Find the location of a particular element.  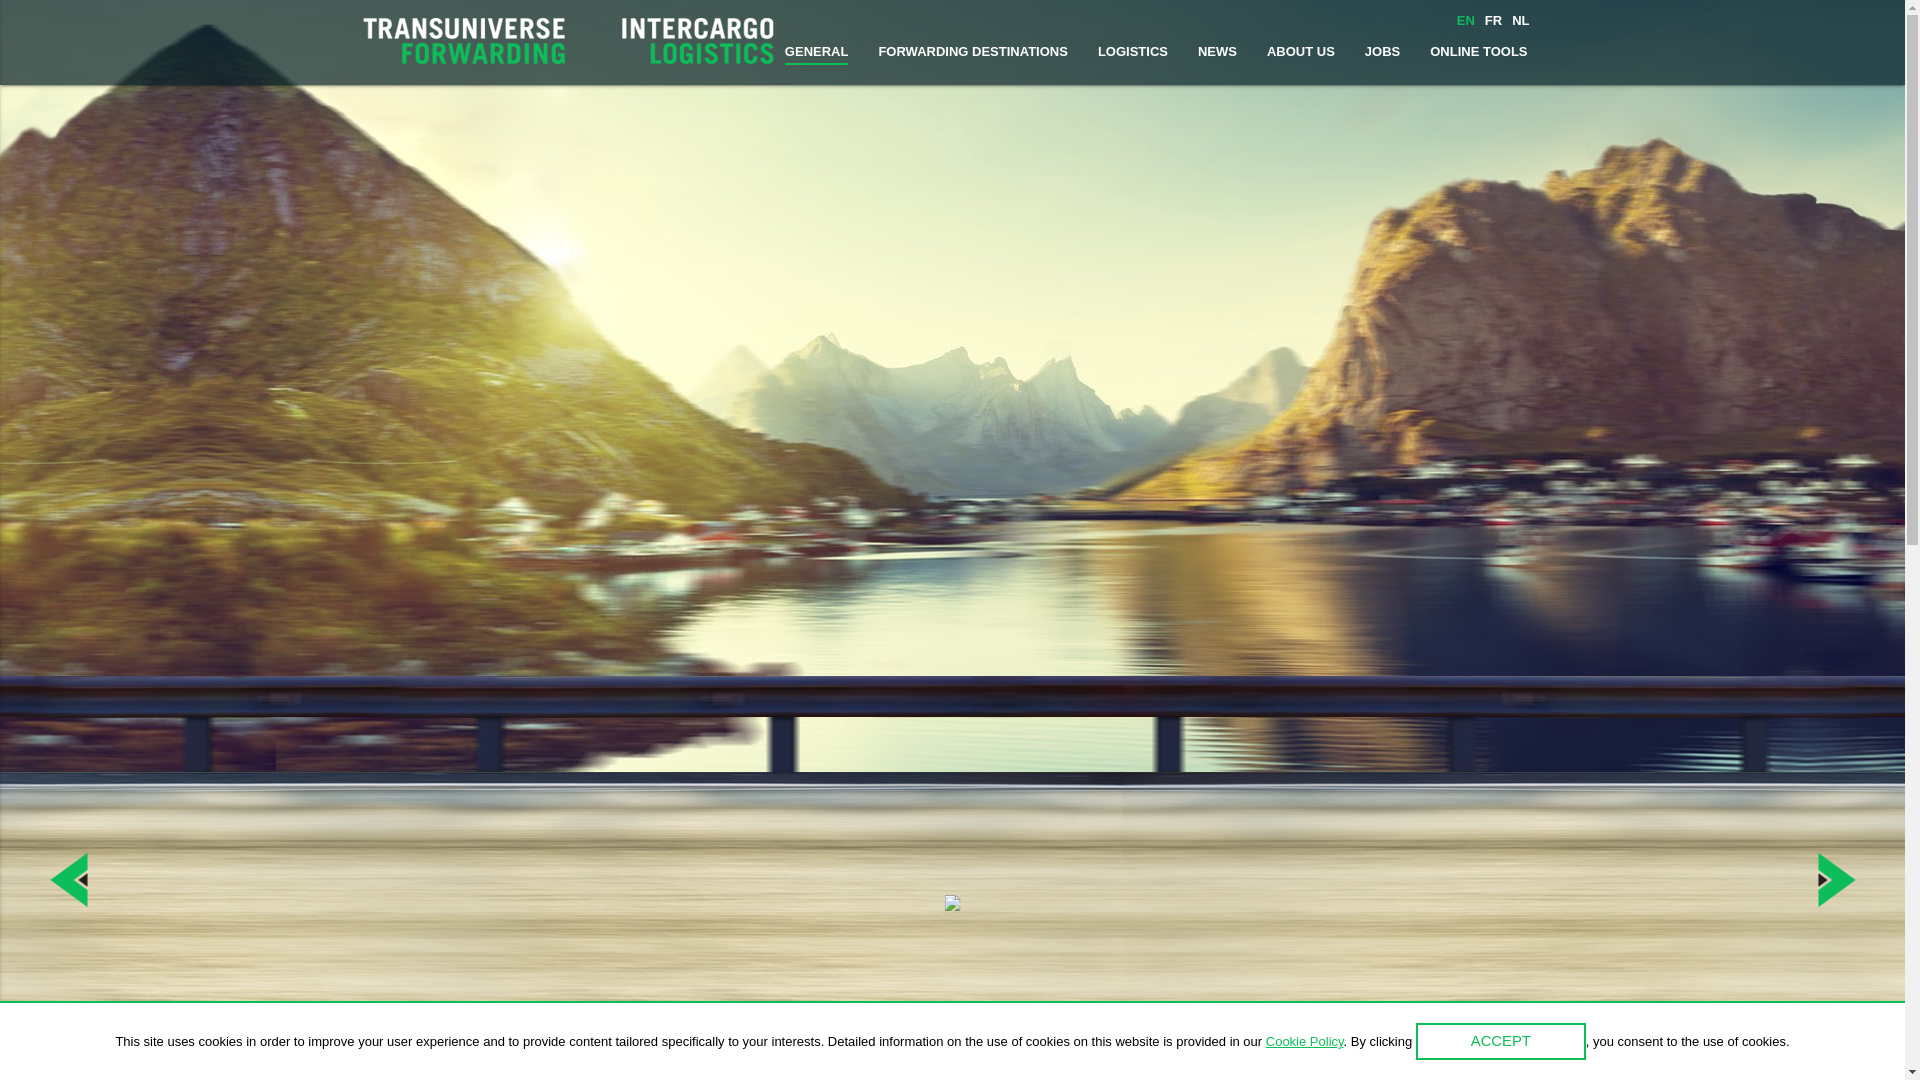

'ABOUT US' is located at coordinates (1300, 51).